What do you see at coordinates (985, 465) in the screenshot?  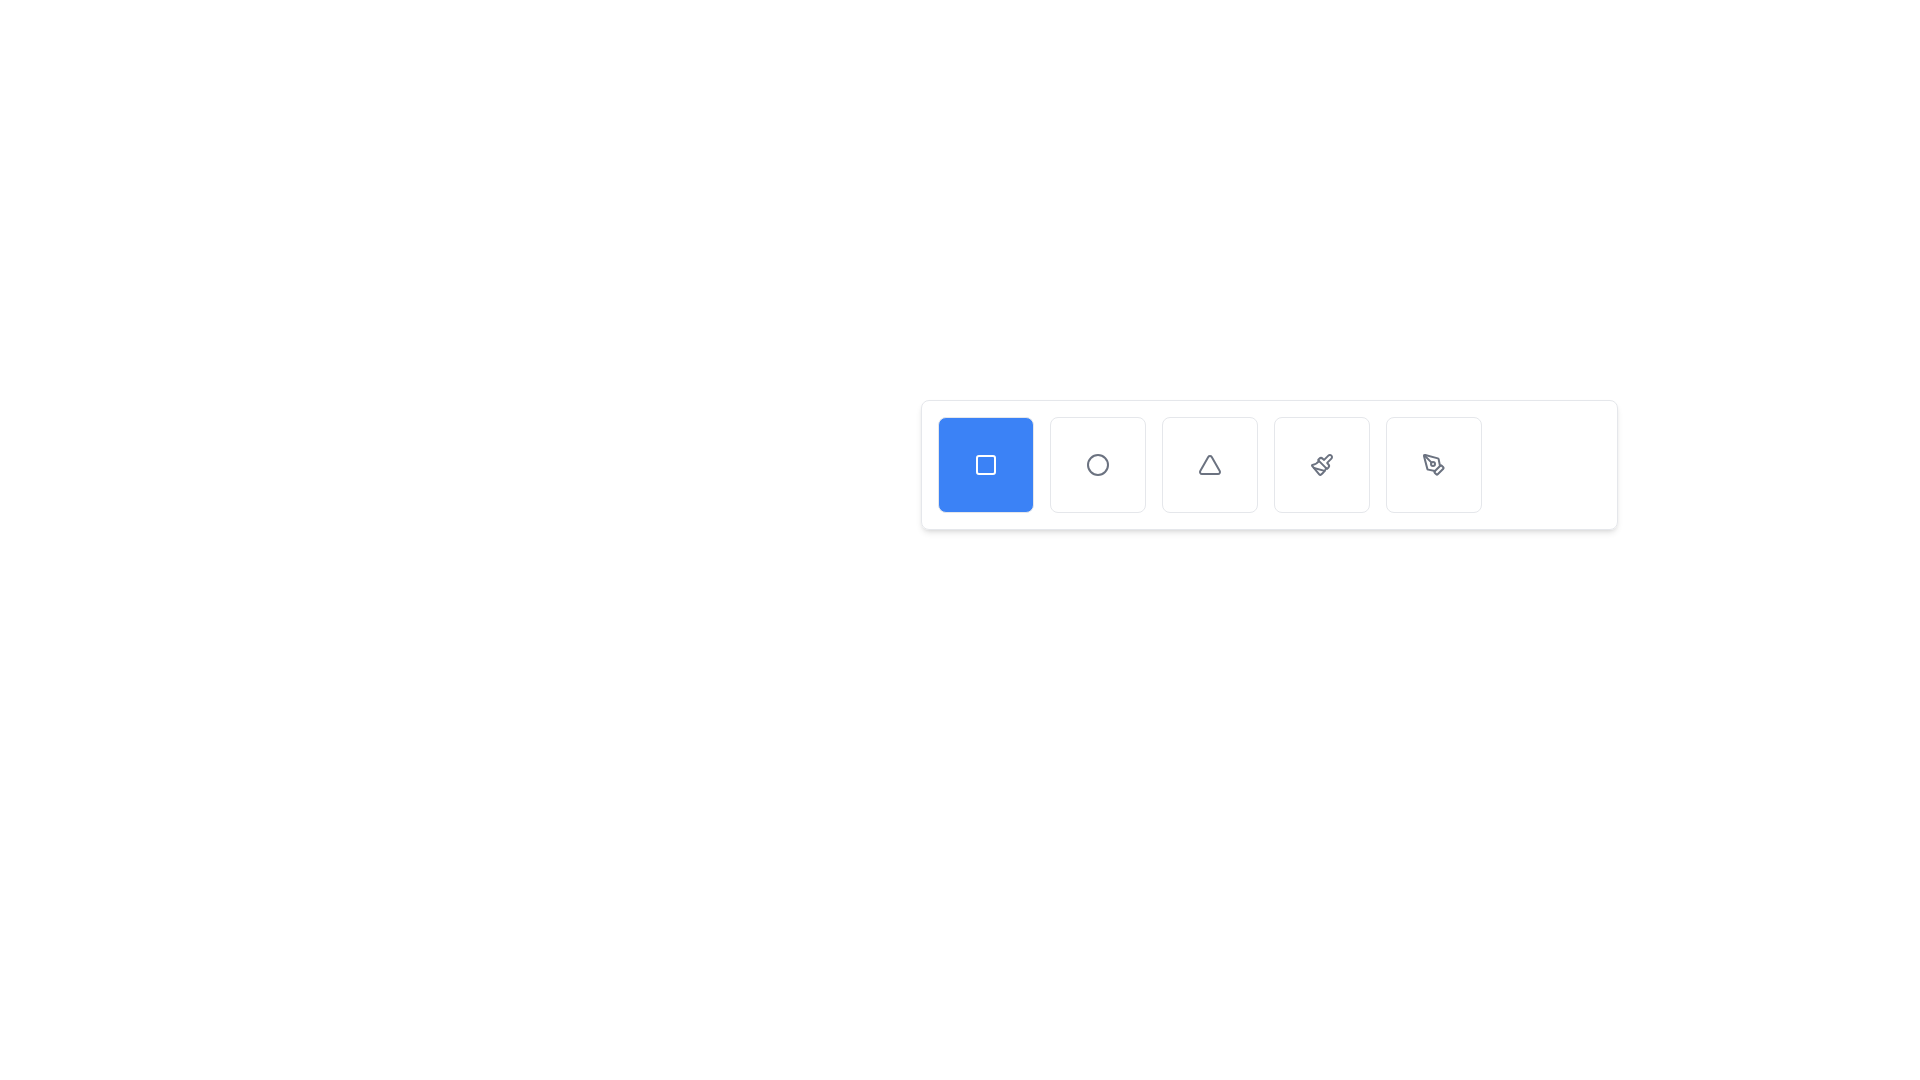 I see `the blue square button with a white border and rounded corners, which is the first button from the left in its horizontal sequence` at bounding box center [985, 465].